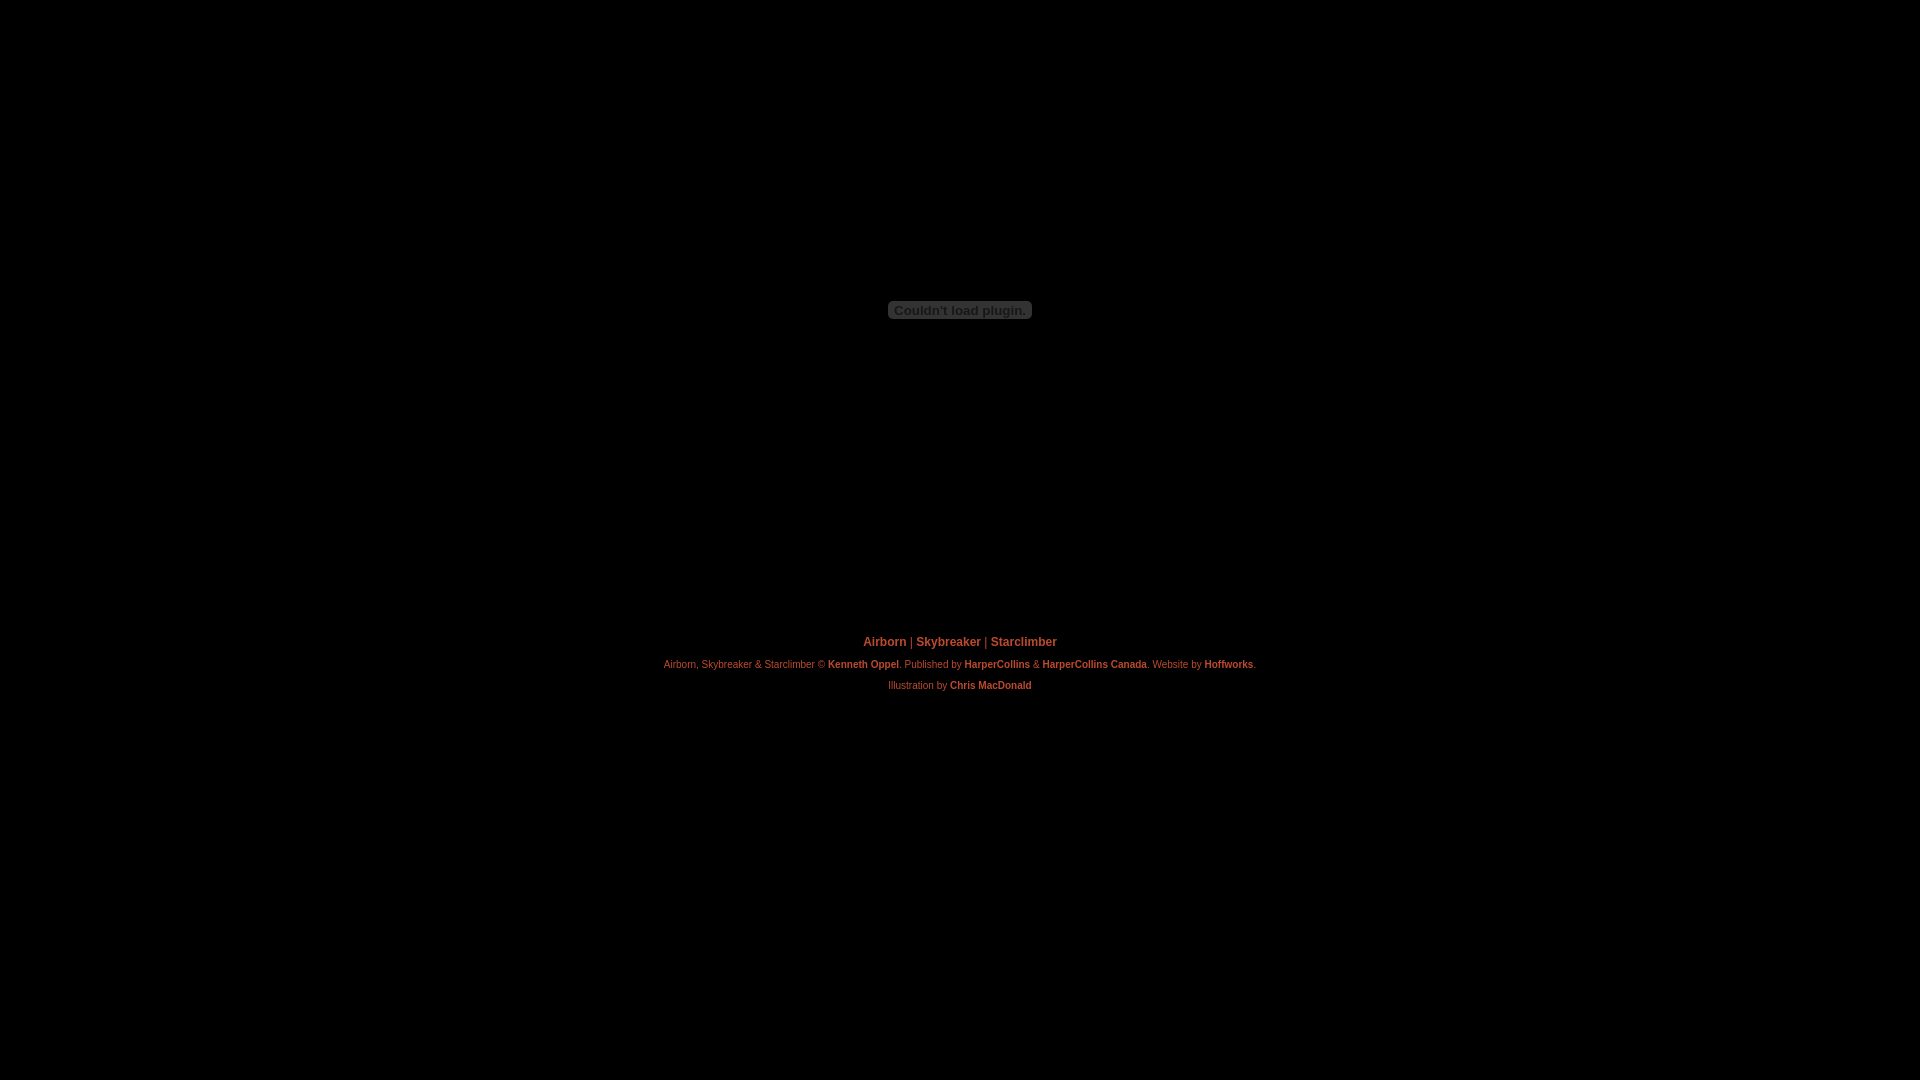 This screenshot has width=1920, height=1080. Describe the element at coordinates (1203, 664) in the screenshot. I see `'Hoffworks'` at that location.